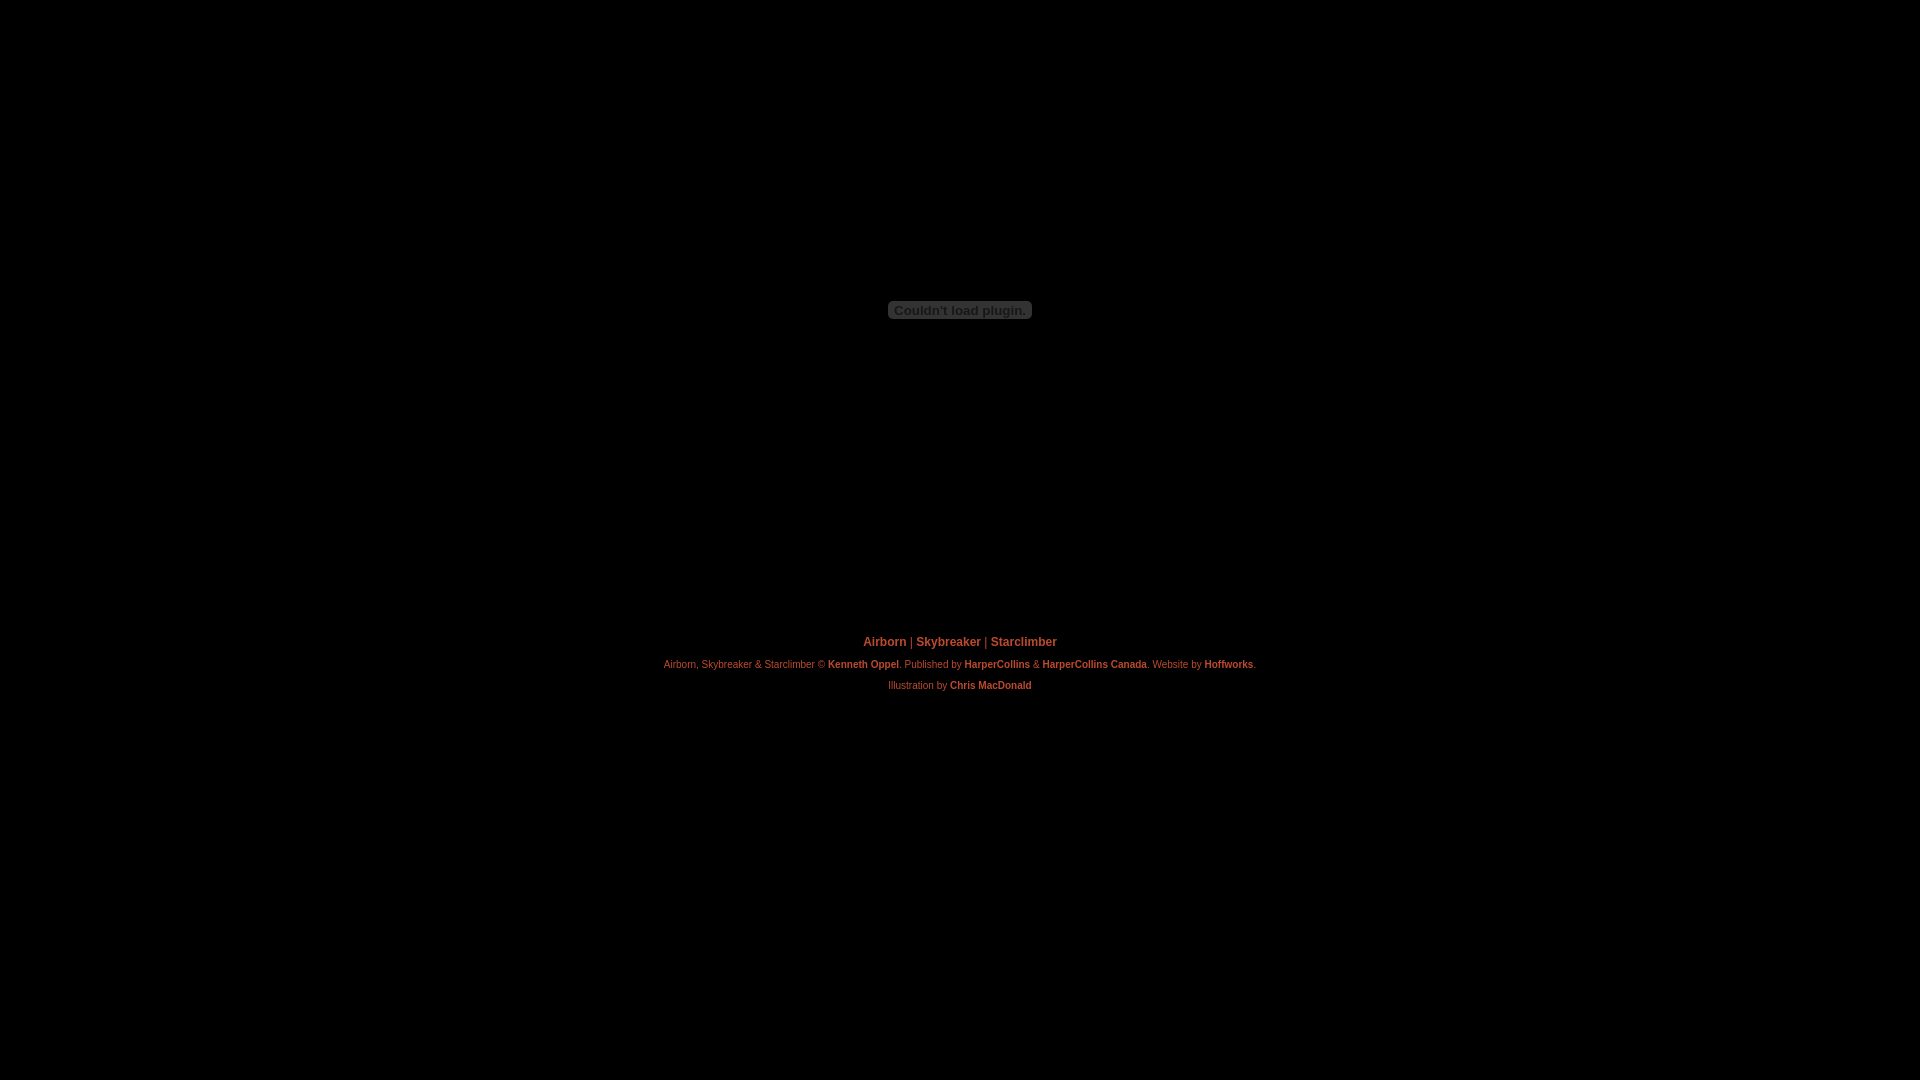 This screenshot has width=1920, height=1080. Describe the element at coordinates (1203, 664) in the screenshot. I see `'Hoffworks'` at that location.